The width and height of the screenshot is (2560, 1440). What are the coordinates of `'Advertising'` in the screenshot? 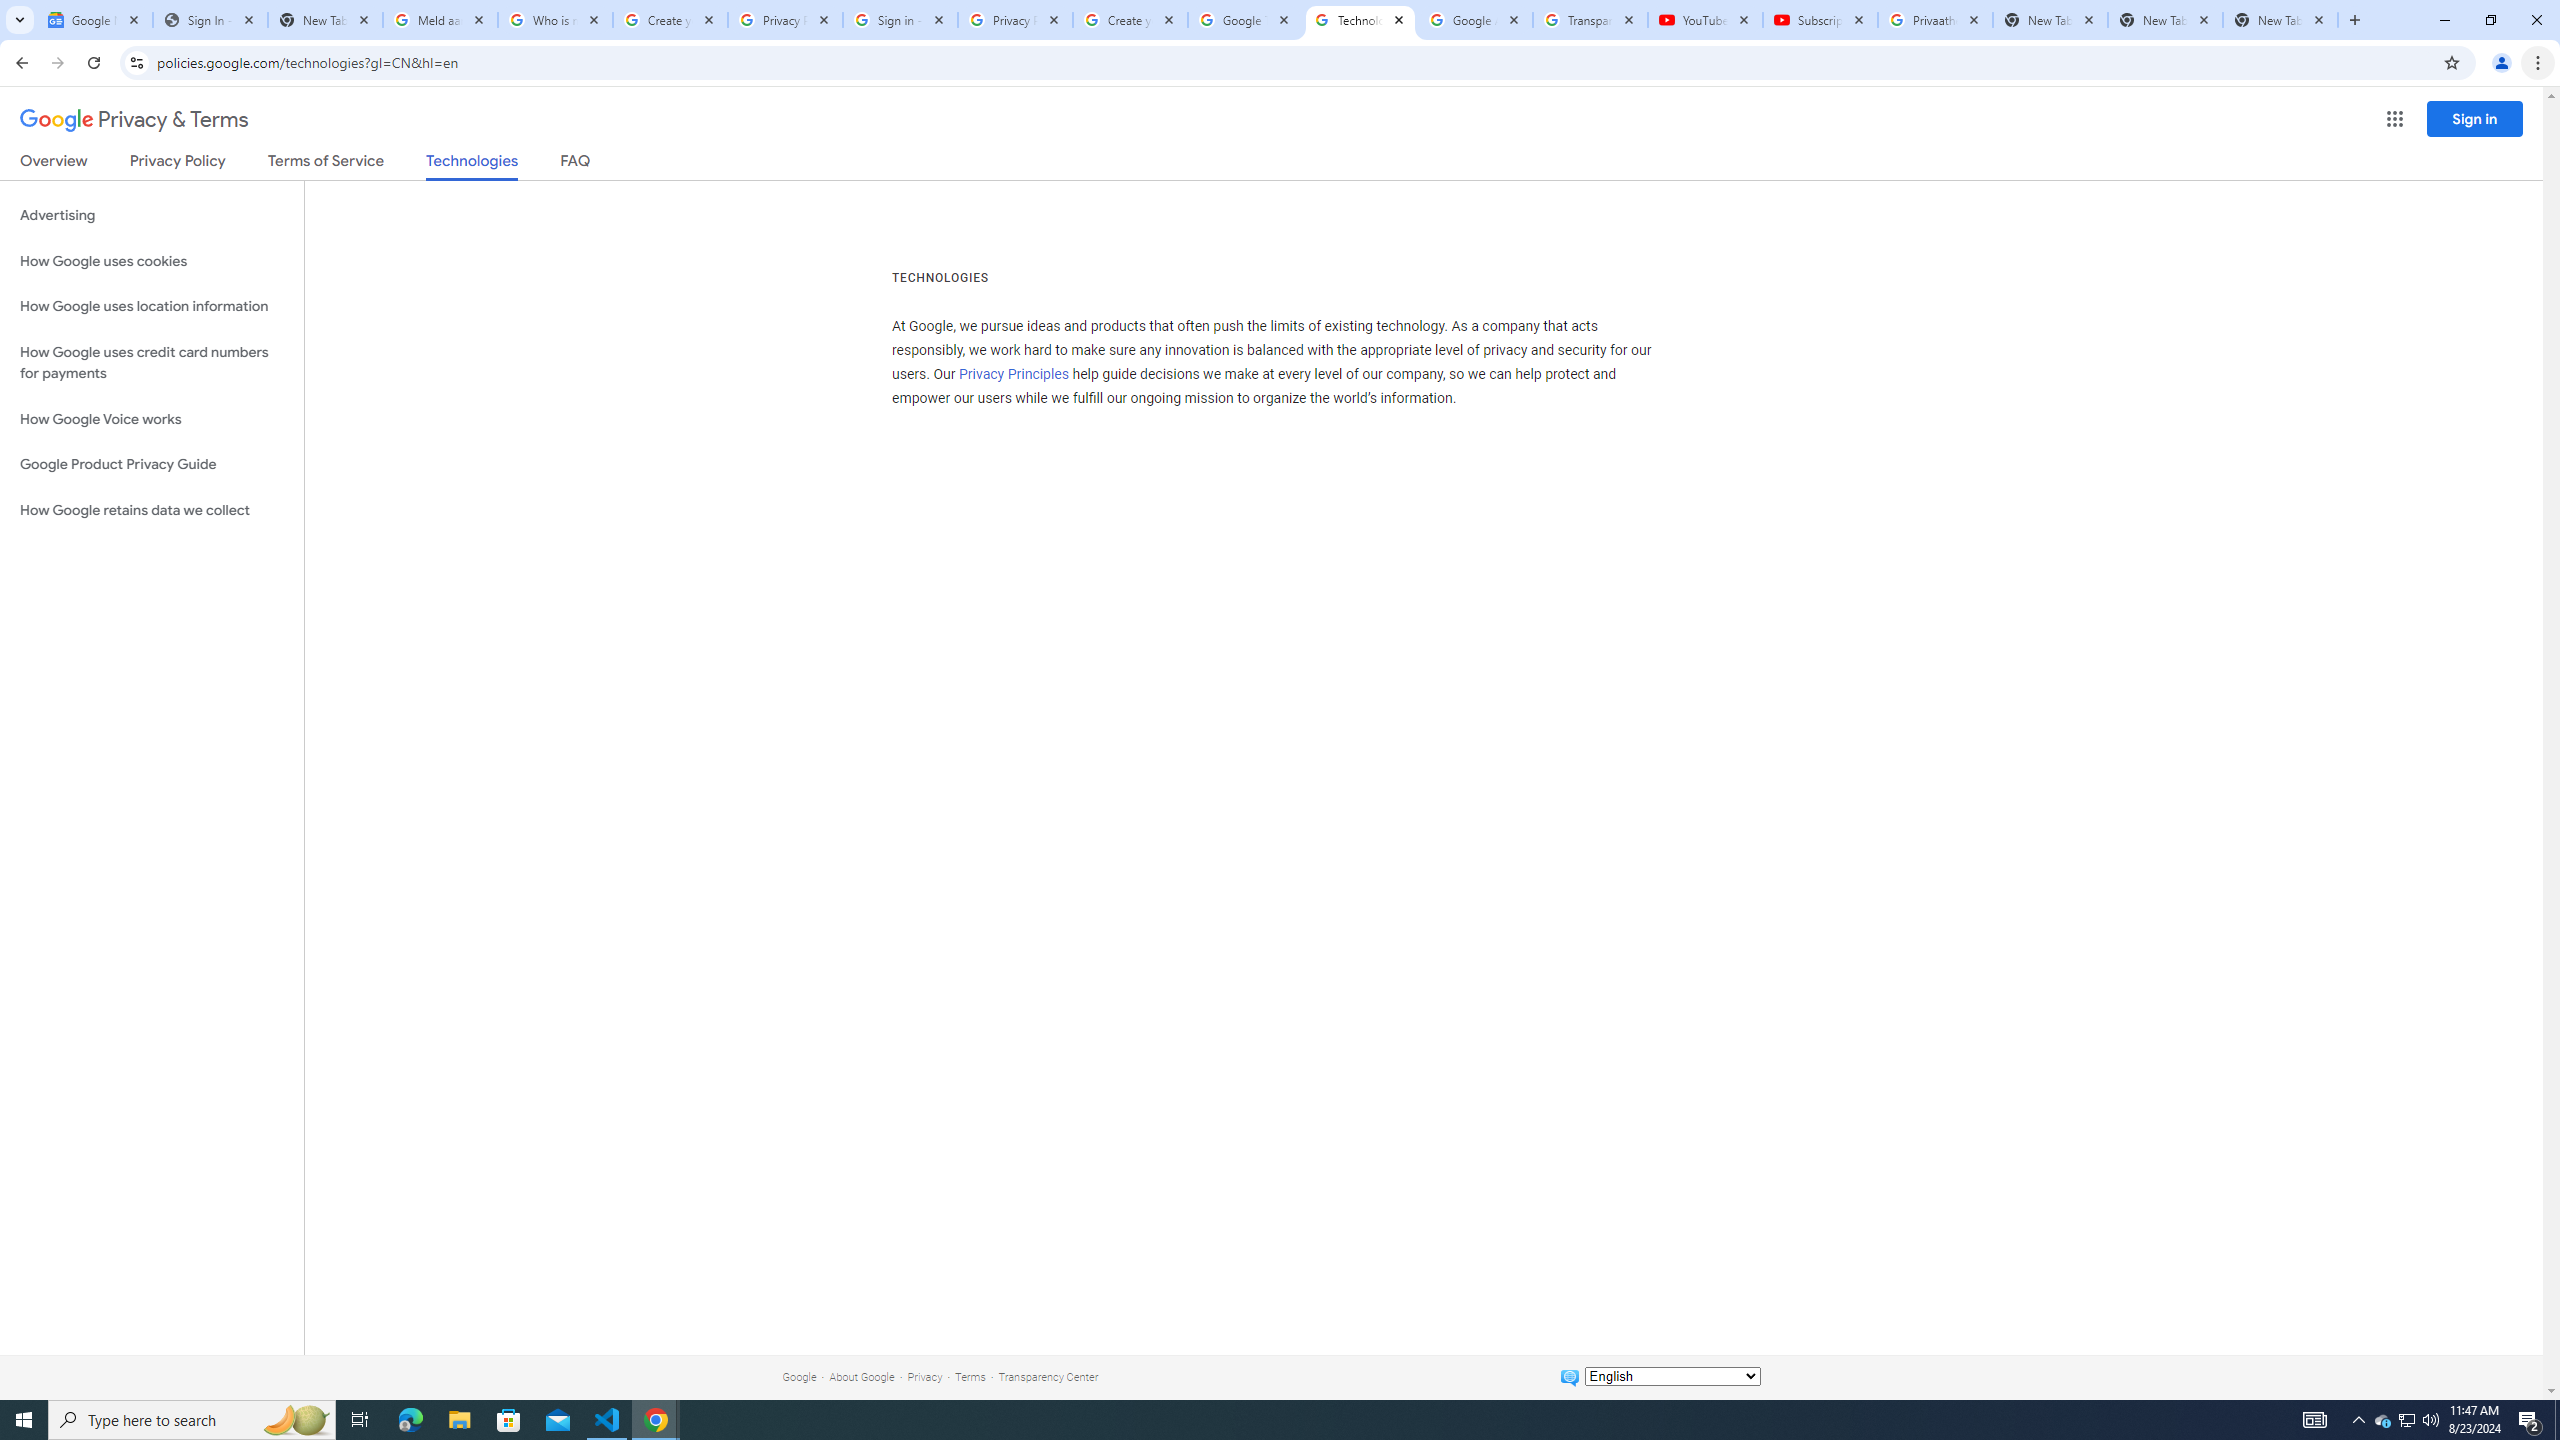 It's located at (151, 215).